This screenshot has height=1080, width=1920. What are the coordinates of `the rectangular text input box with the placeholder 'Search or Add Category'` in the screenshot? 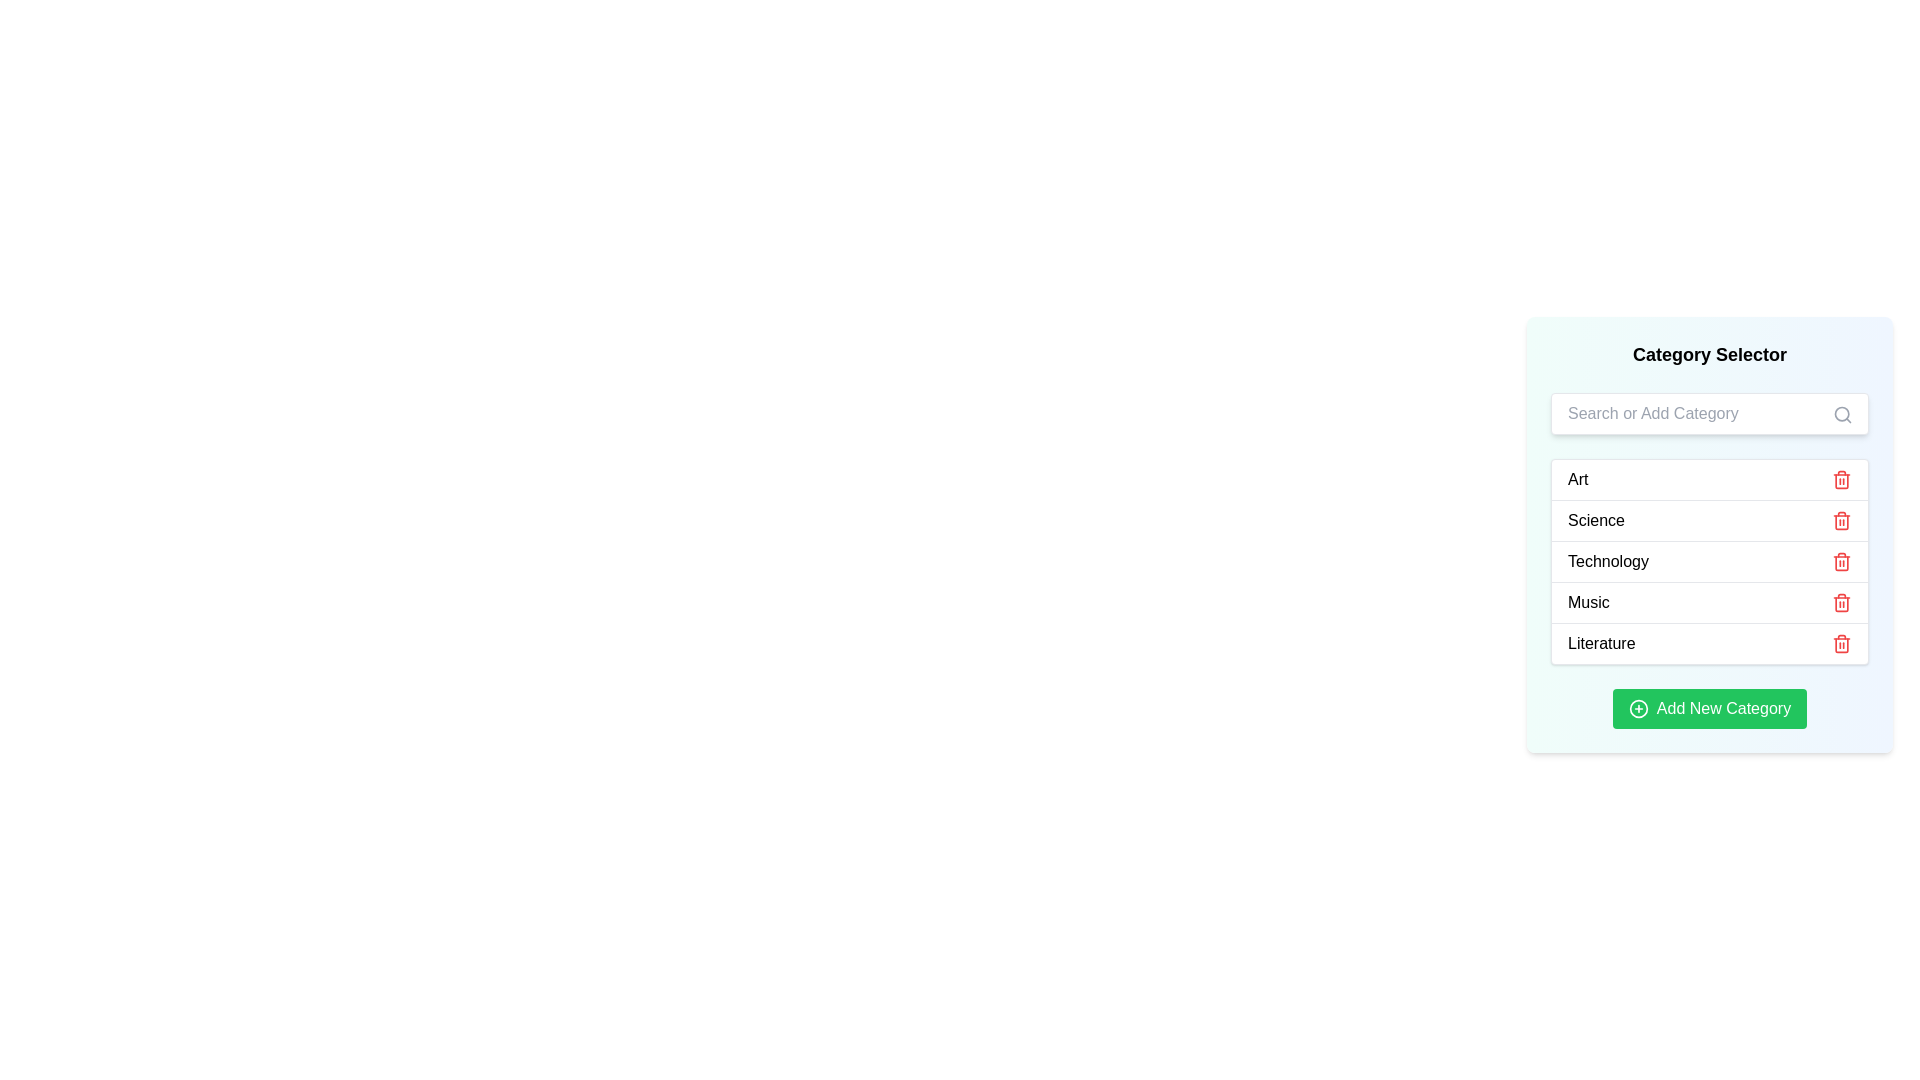 It's located at (1708, 412).